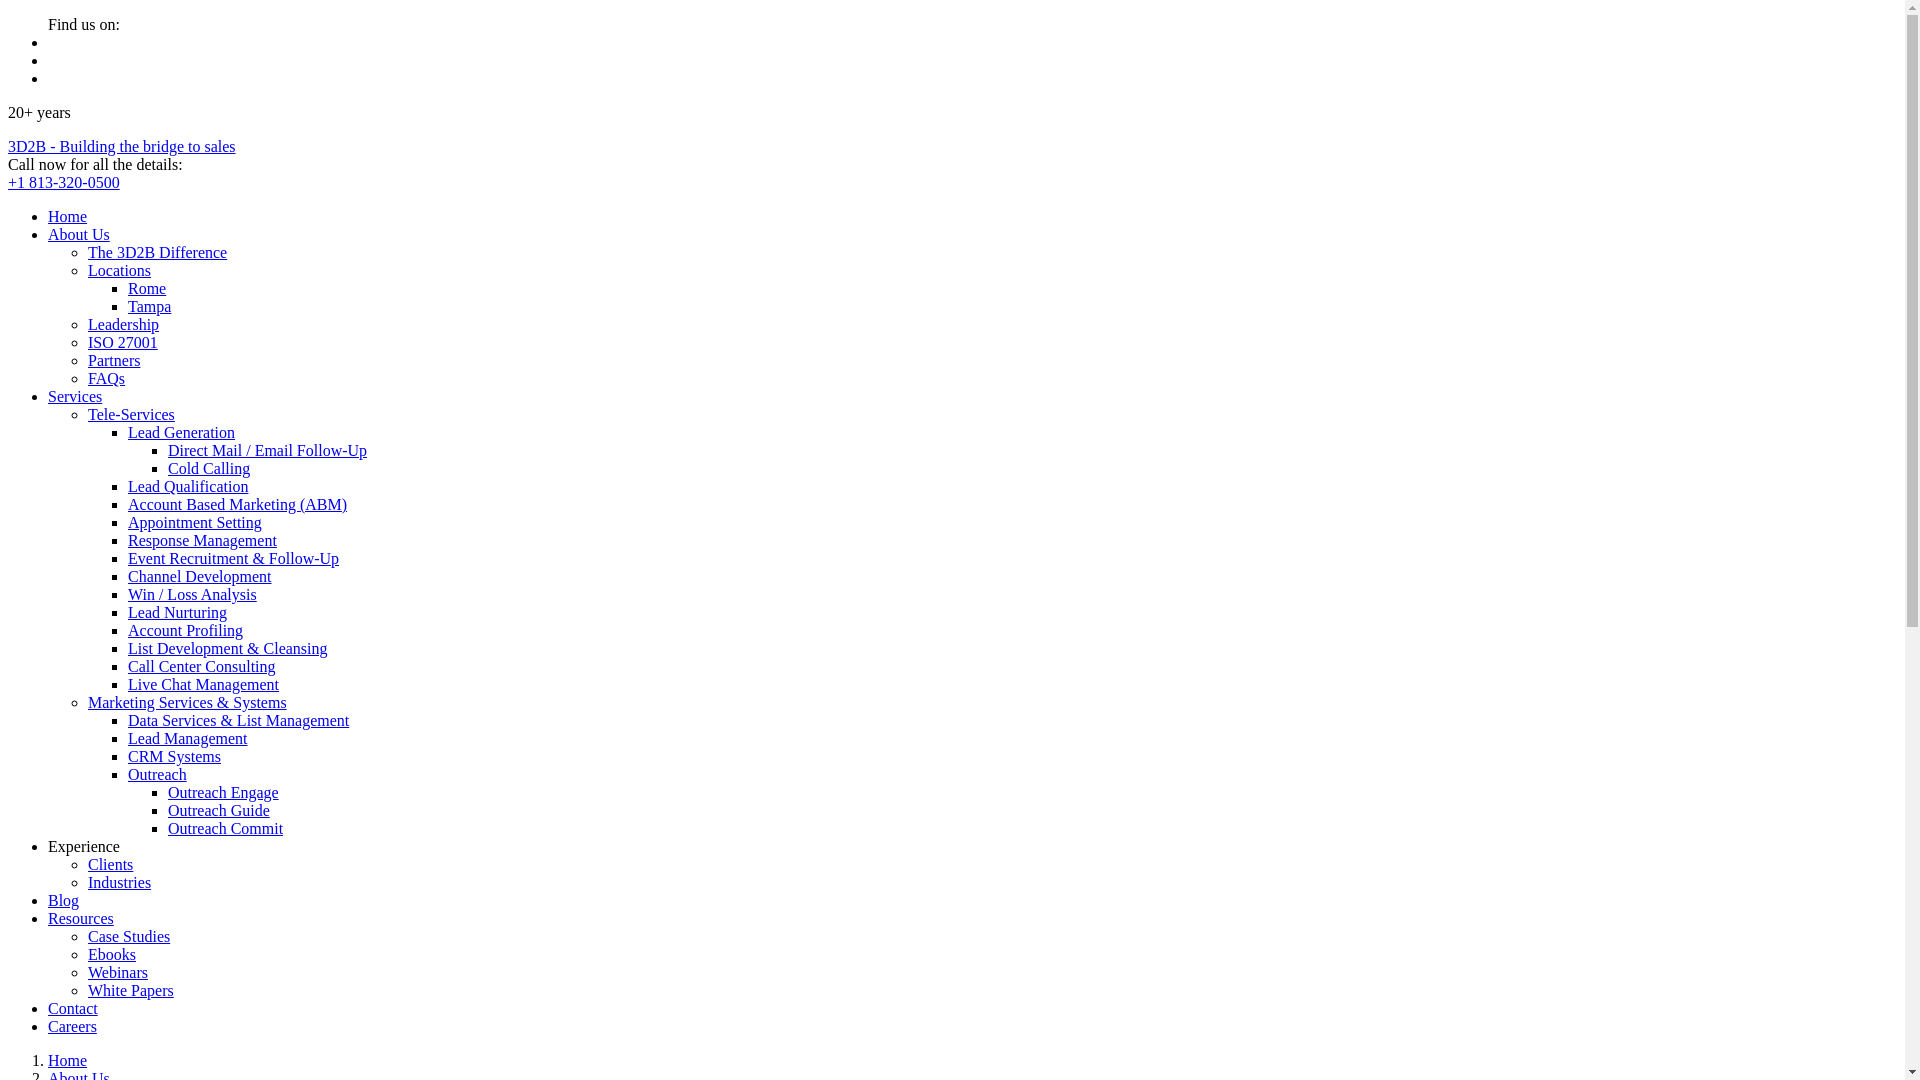  What do you see at coordinates (203, 683) in the screenshot?
I see `'Live Chat Management'` at bounding box center [203, 683].